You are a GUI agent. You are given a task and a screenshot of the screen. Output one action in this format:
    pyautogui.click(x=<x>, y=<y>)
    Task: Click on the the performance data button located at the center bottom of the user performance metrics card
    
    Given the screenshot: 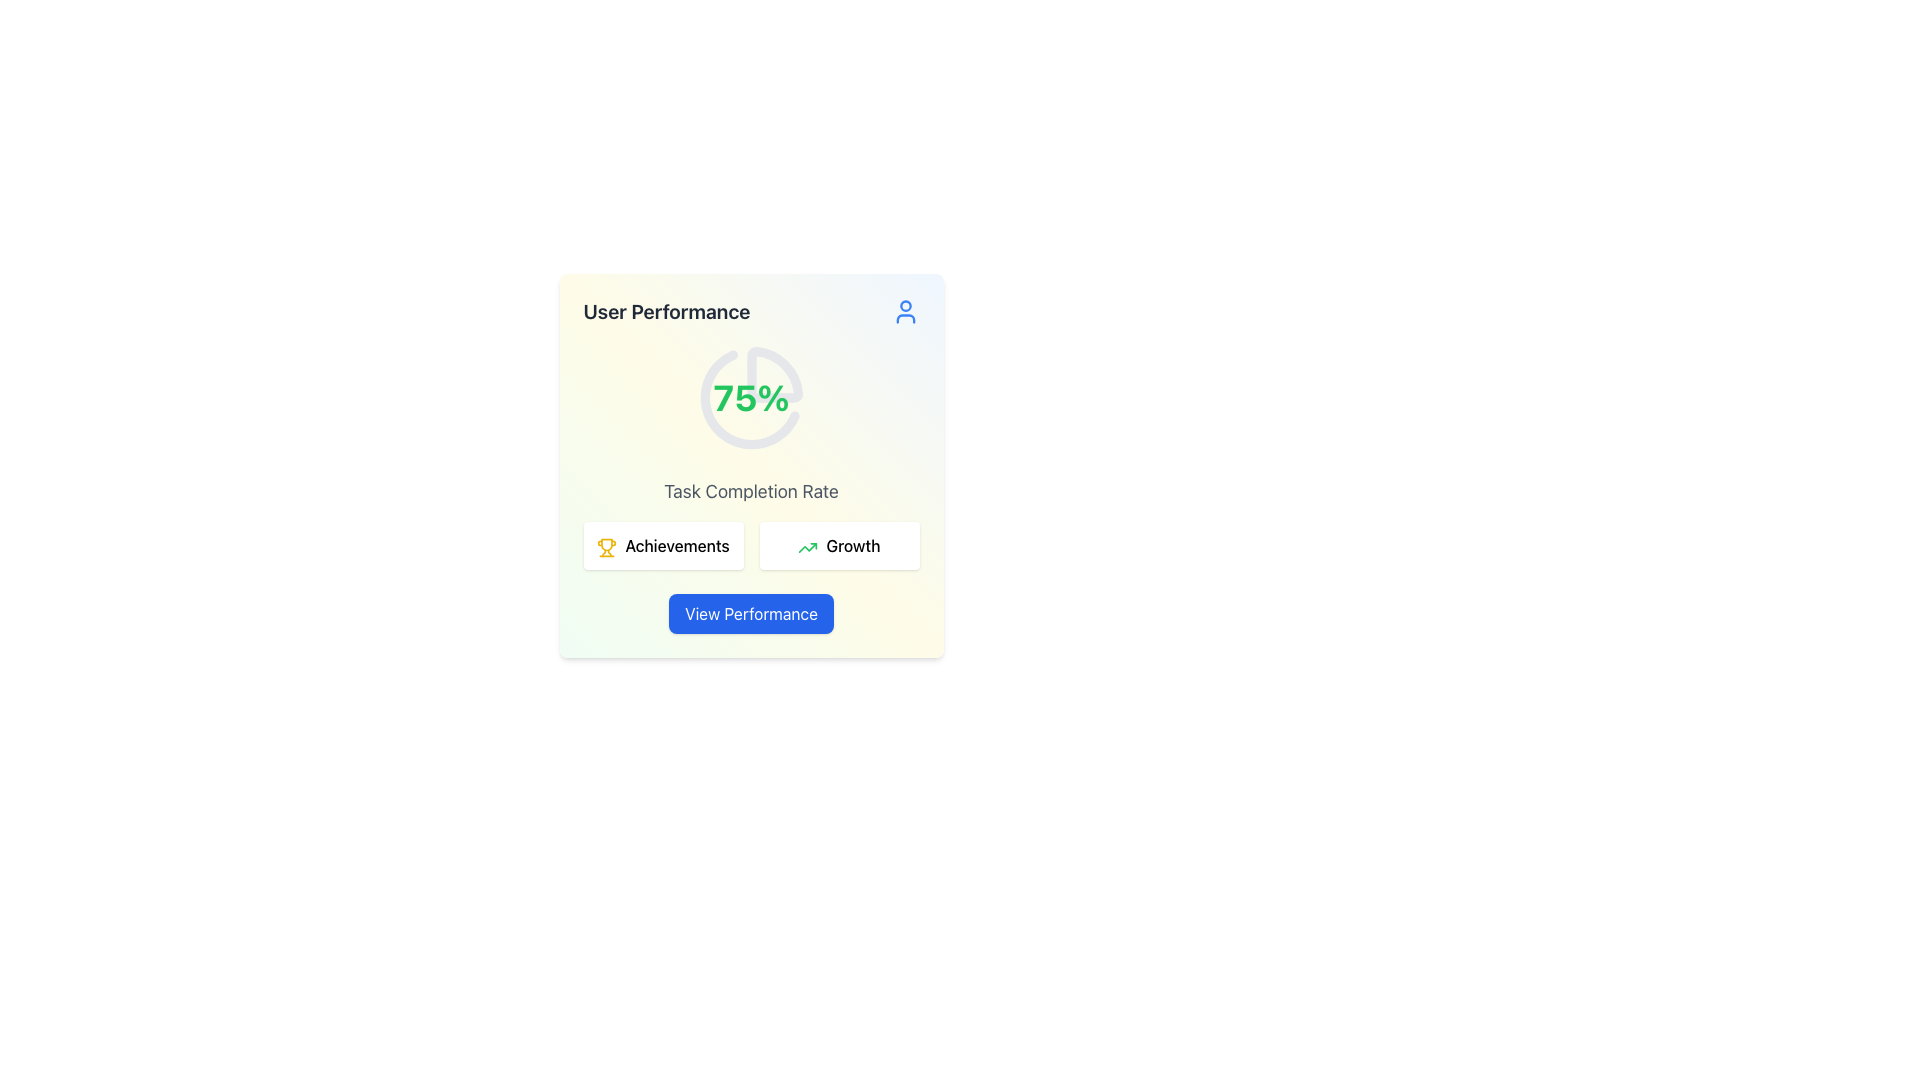 What is the action you would take?
    pyautogui.click(x=750, y=612)
    